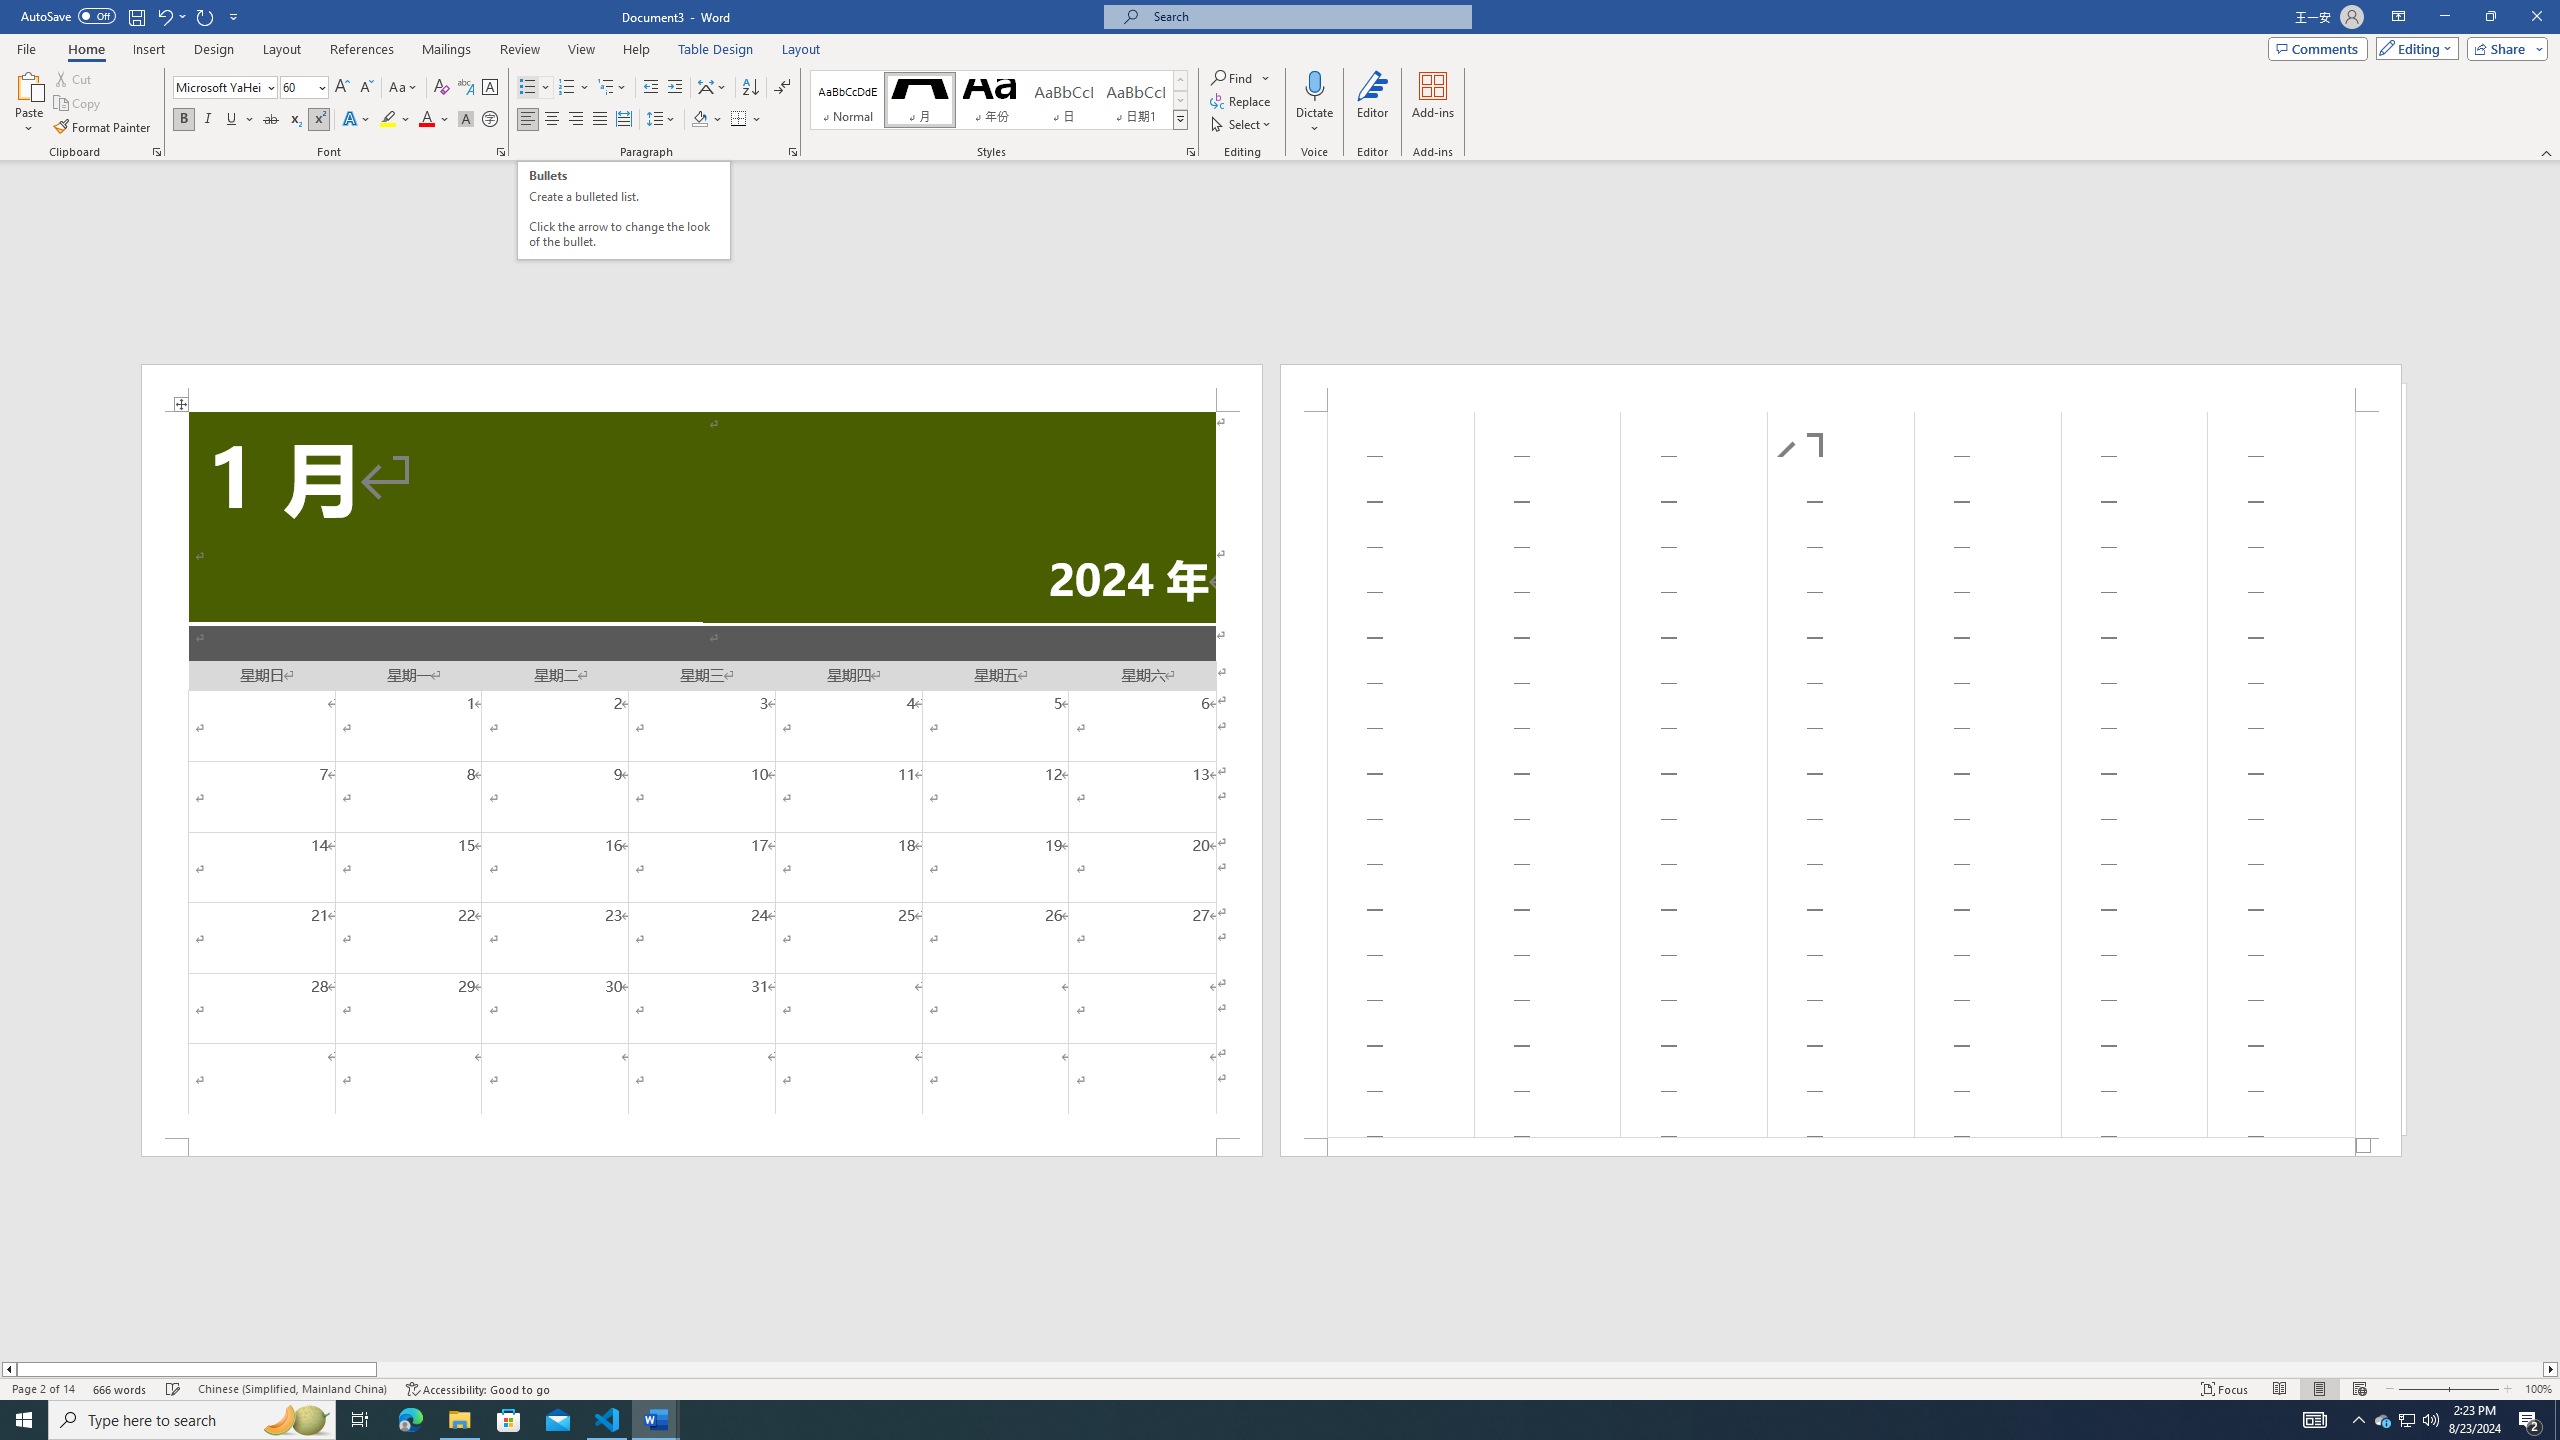 The width and height of the screenshot is (2560, 1440). Describe the element at coordinates (2547, 153) in the screenshot. I see `'Collapse the Ribbon'` at that location.